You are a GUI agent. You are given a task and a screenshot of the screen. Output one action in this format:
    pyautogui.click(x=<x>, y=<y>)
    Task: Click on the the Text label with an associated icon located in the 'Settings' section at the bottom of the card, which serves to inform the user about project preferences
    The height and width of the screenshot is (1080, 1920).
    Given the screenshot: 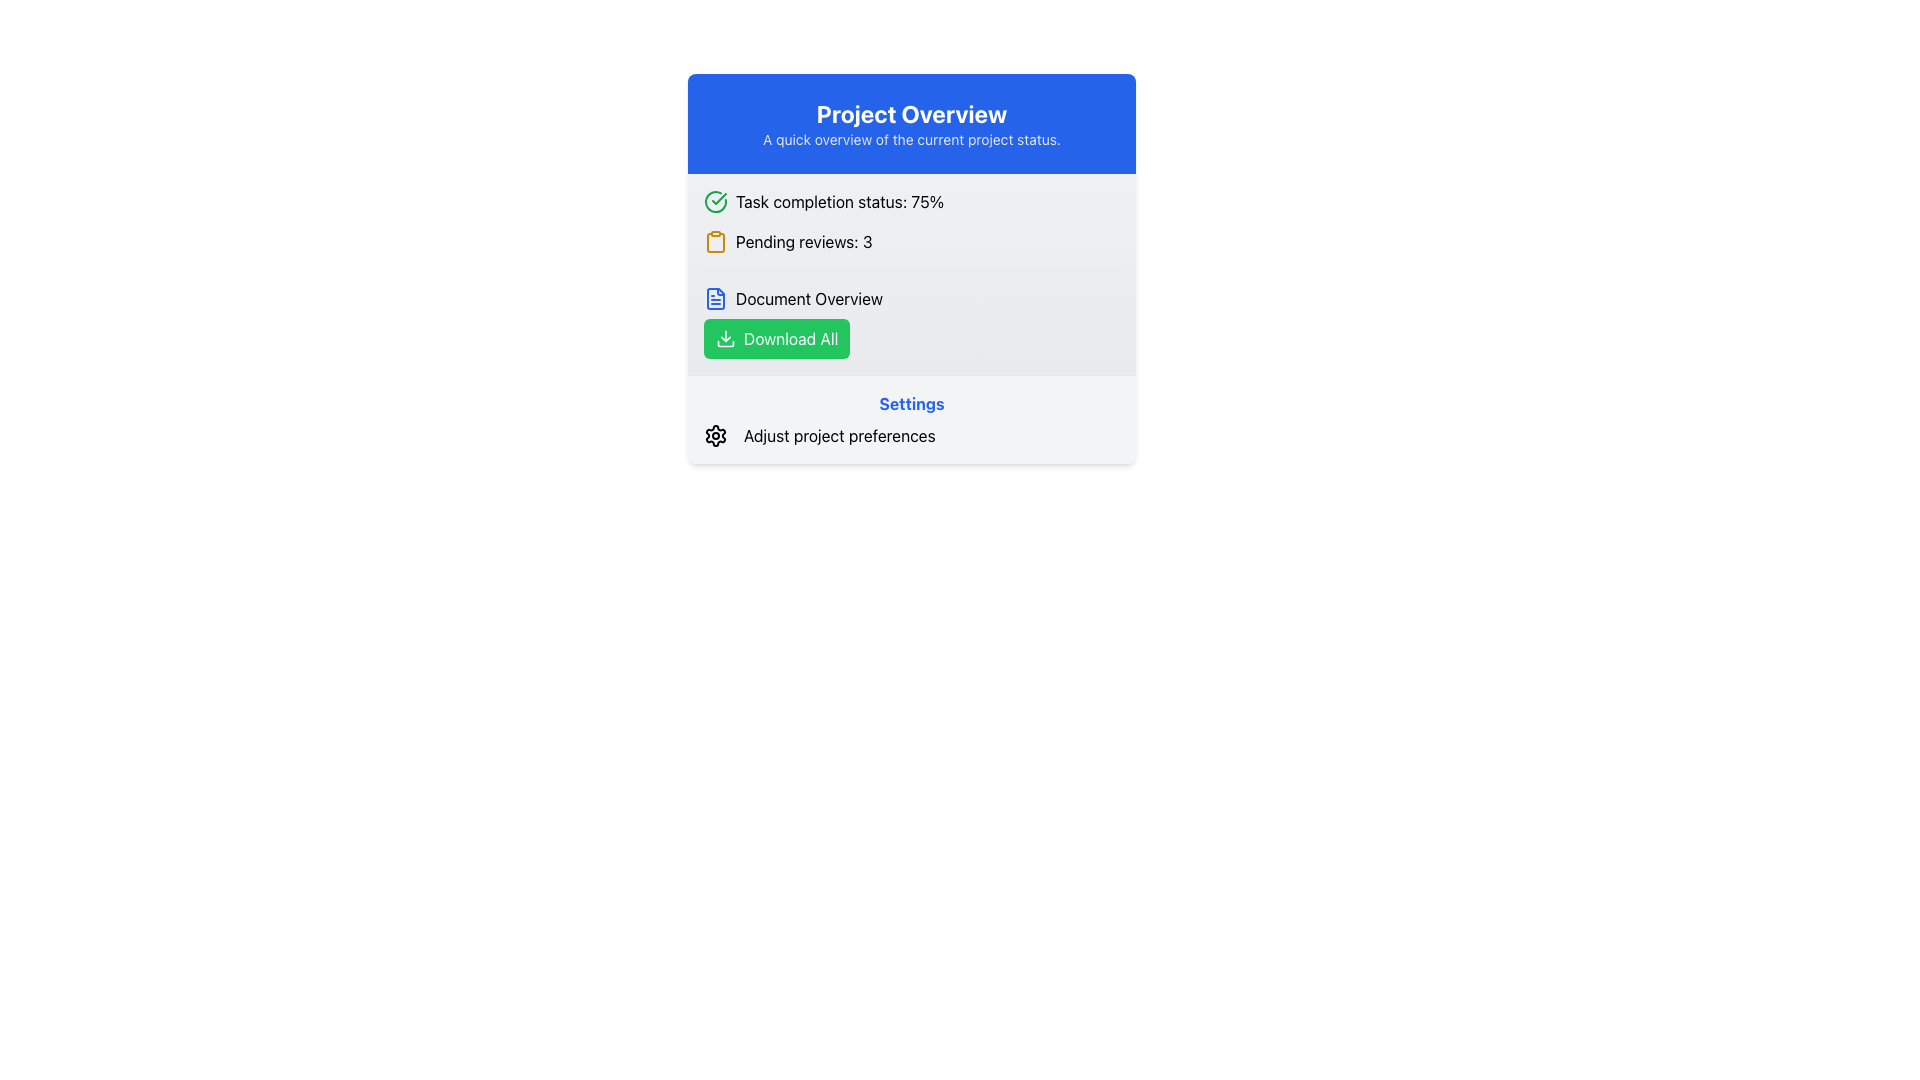 What is the action you would take?
    pyautogui.click(x=911, y=434)
    